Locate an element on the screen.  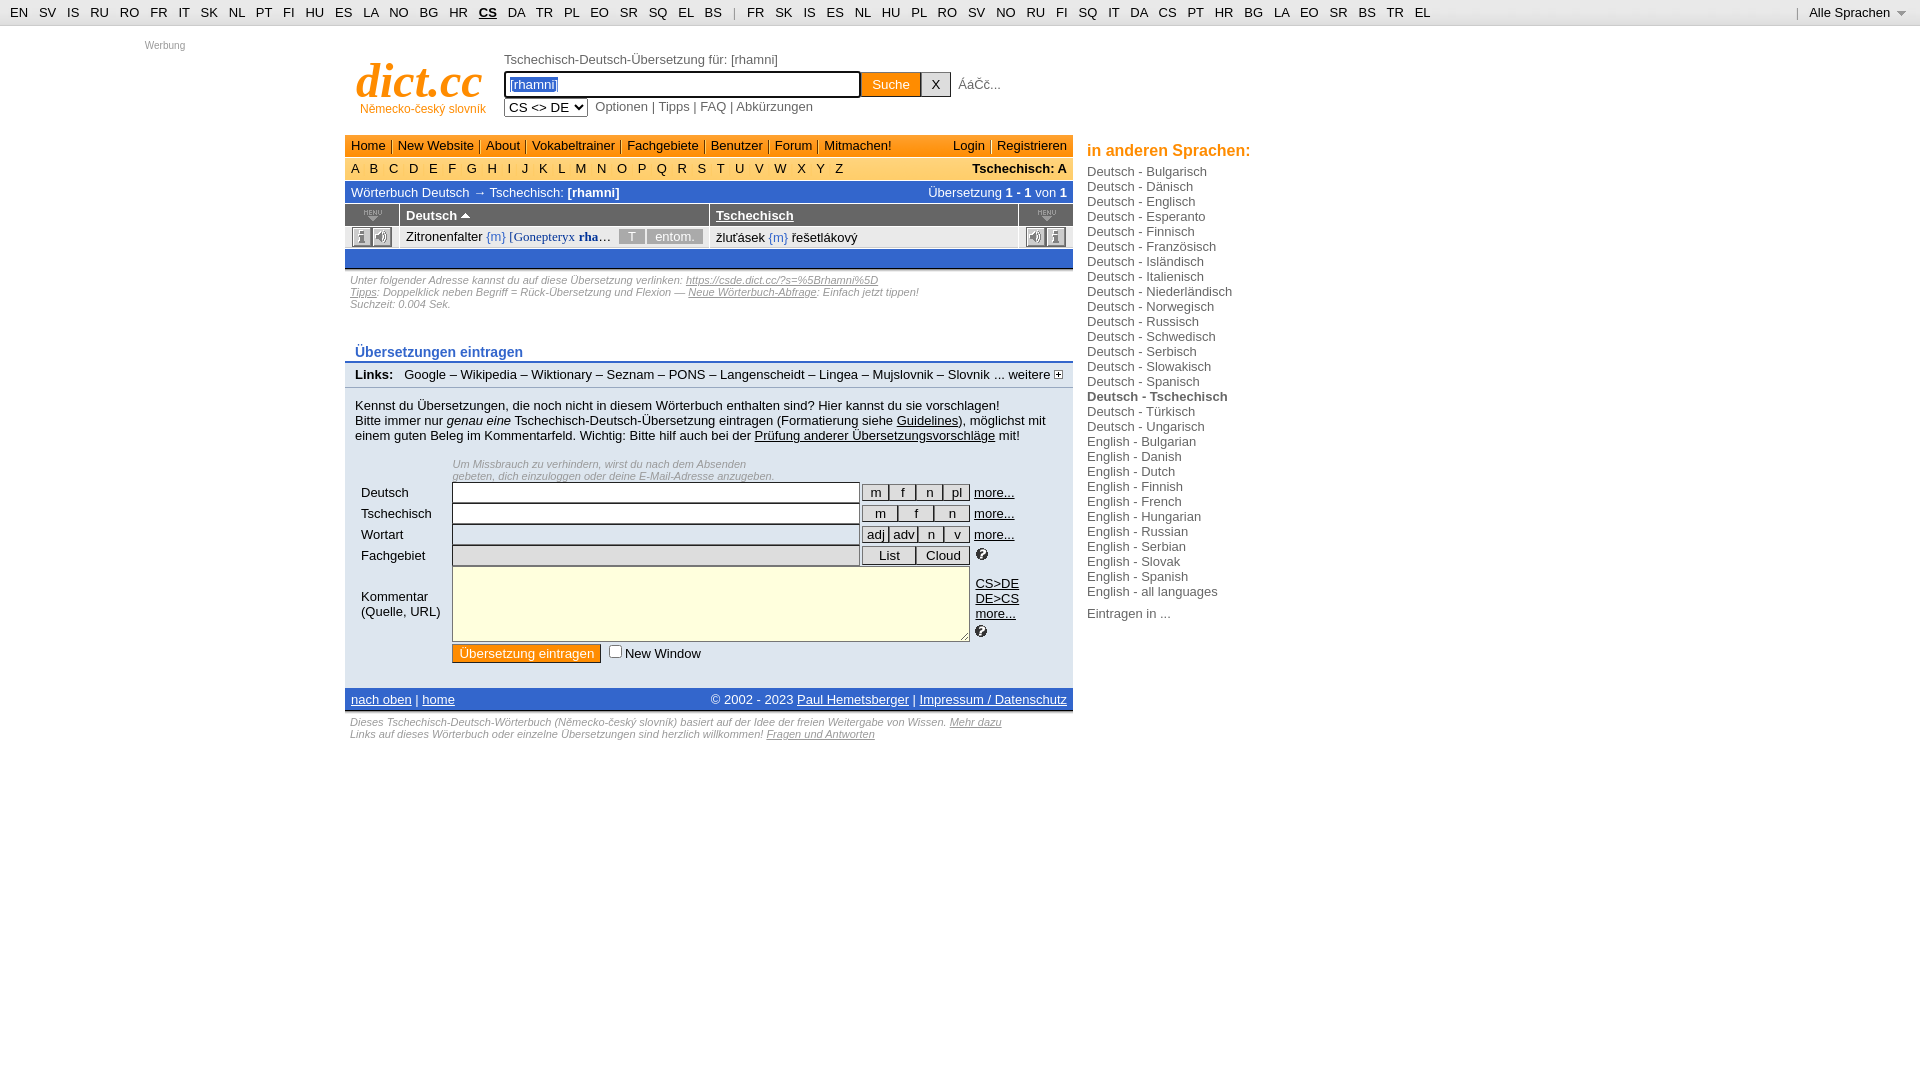
'FR' is located at coordinates (746, 12).